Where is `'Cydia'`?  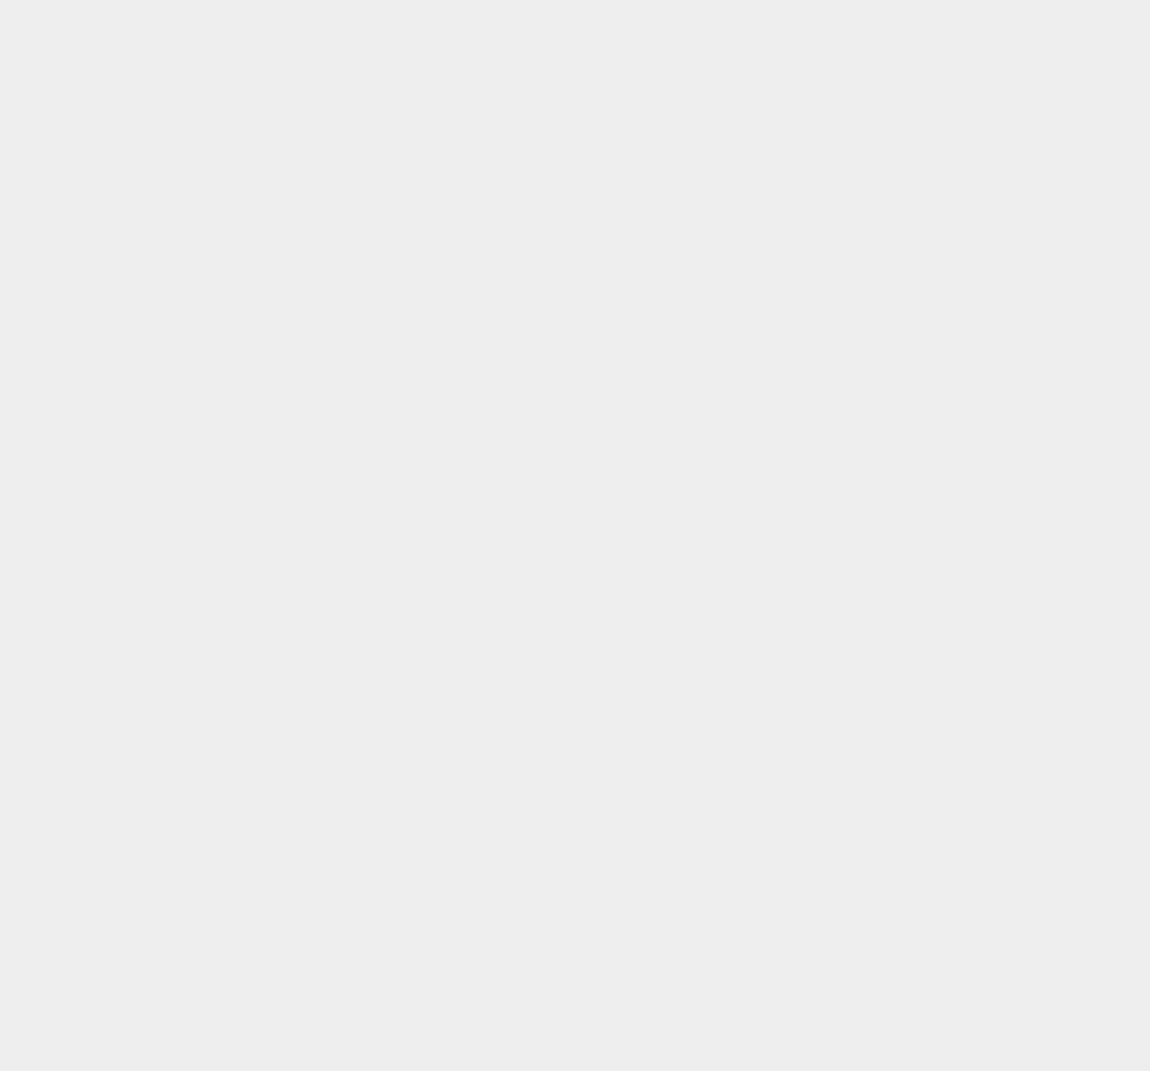
'Cydia' is located at coordinates (829, 461).